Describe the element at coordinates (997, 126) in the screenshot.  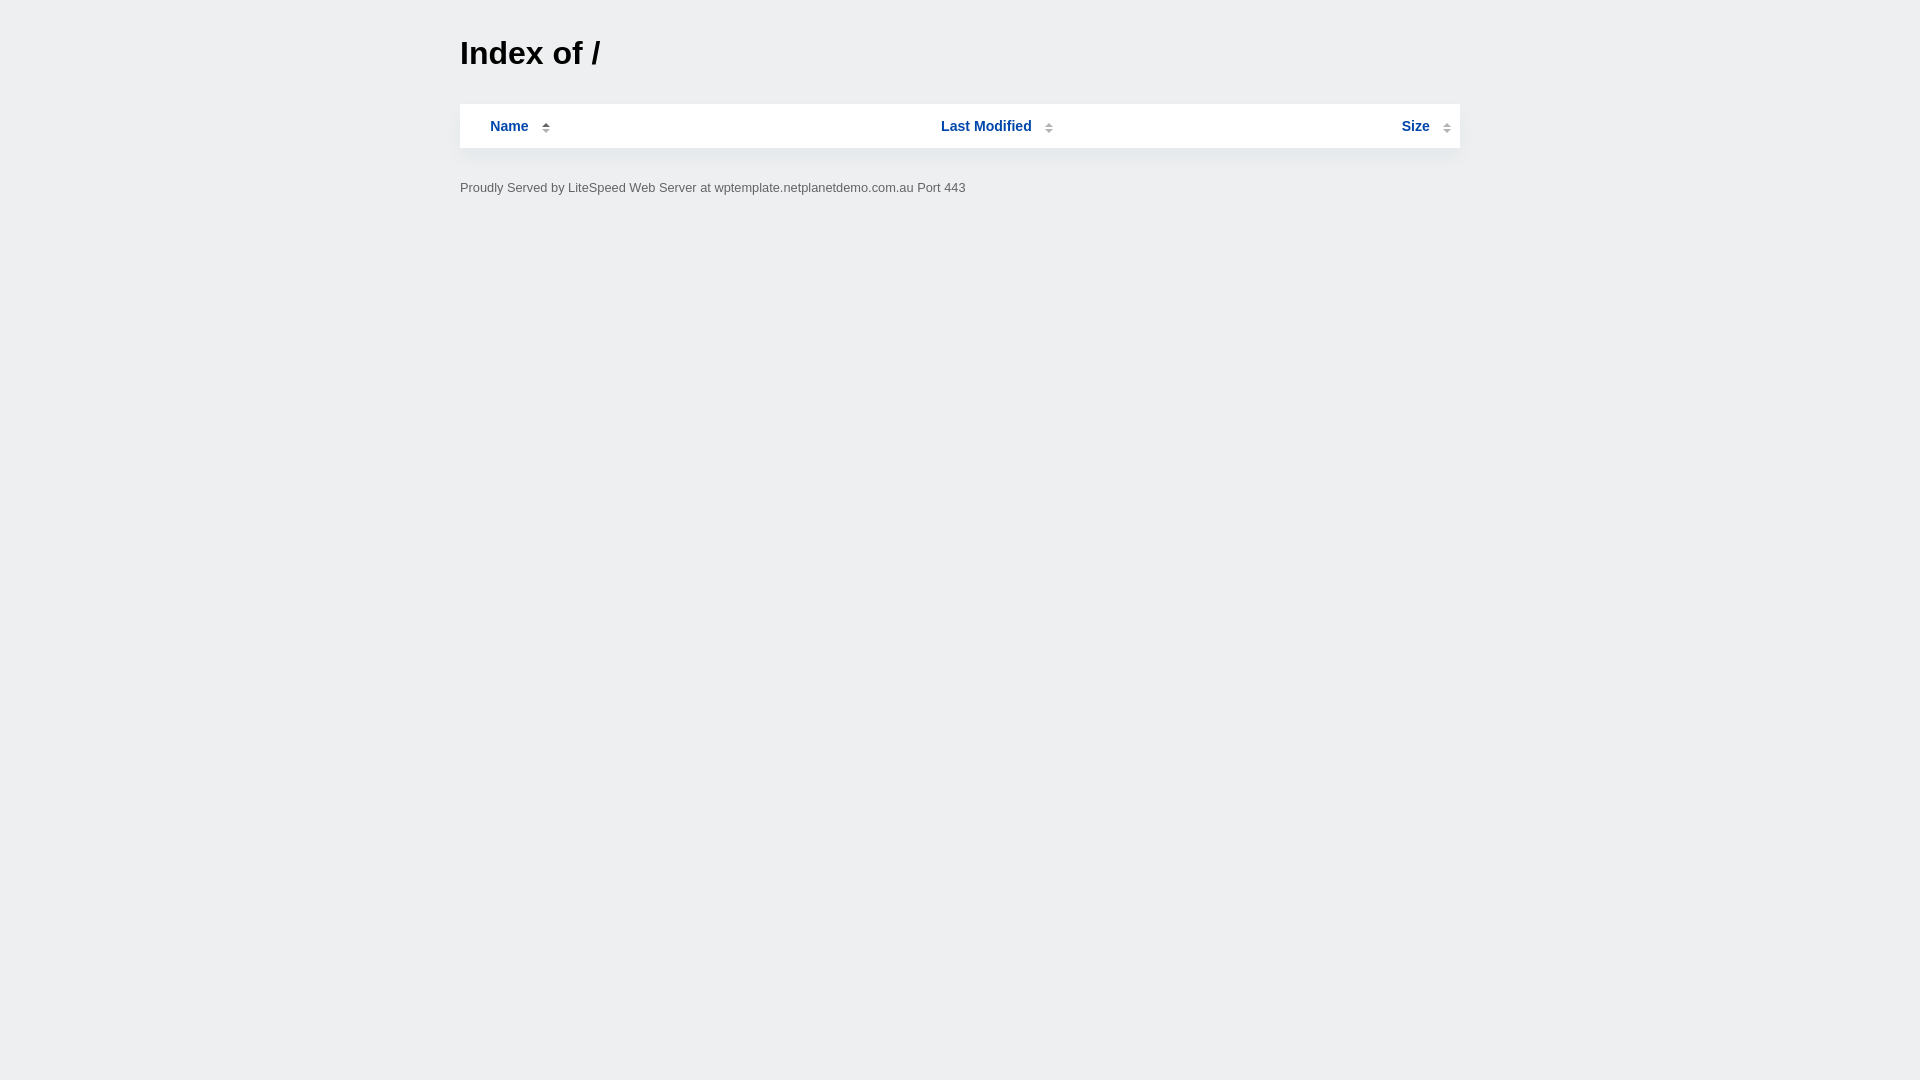
I see `'Last Modified'` at that location.